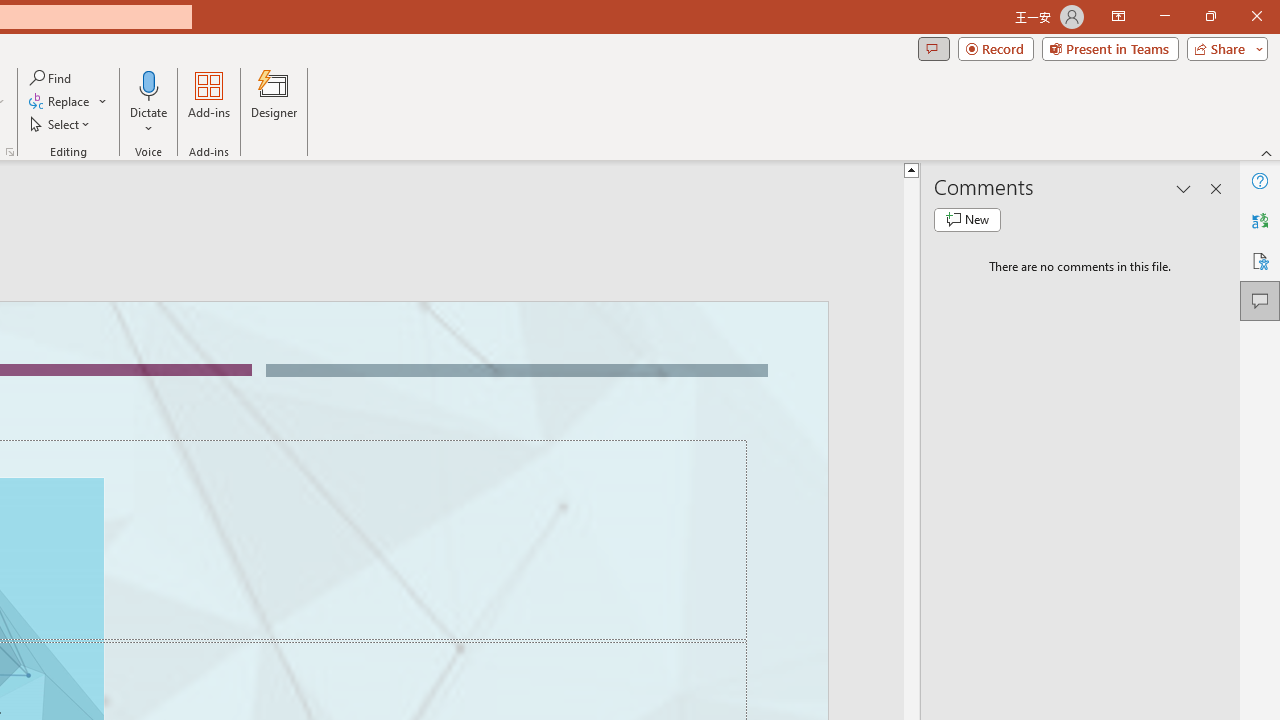  What do you see at coordinates (932, 47) in the screenshot?
I see `'Comments'` at bounding box center [932, 47].